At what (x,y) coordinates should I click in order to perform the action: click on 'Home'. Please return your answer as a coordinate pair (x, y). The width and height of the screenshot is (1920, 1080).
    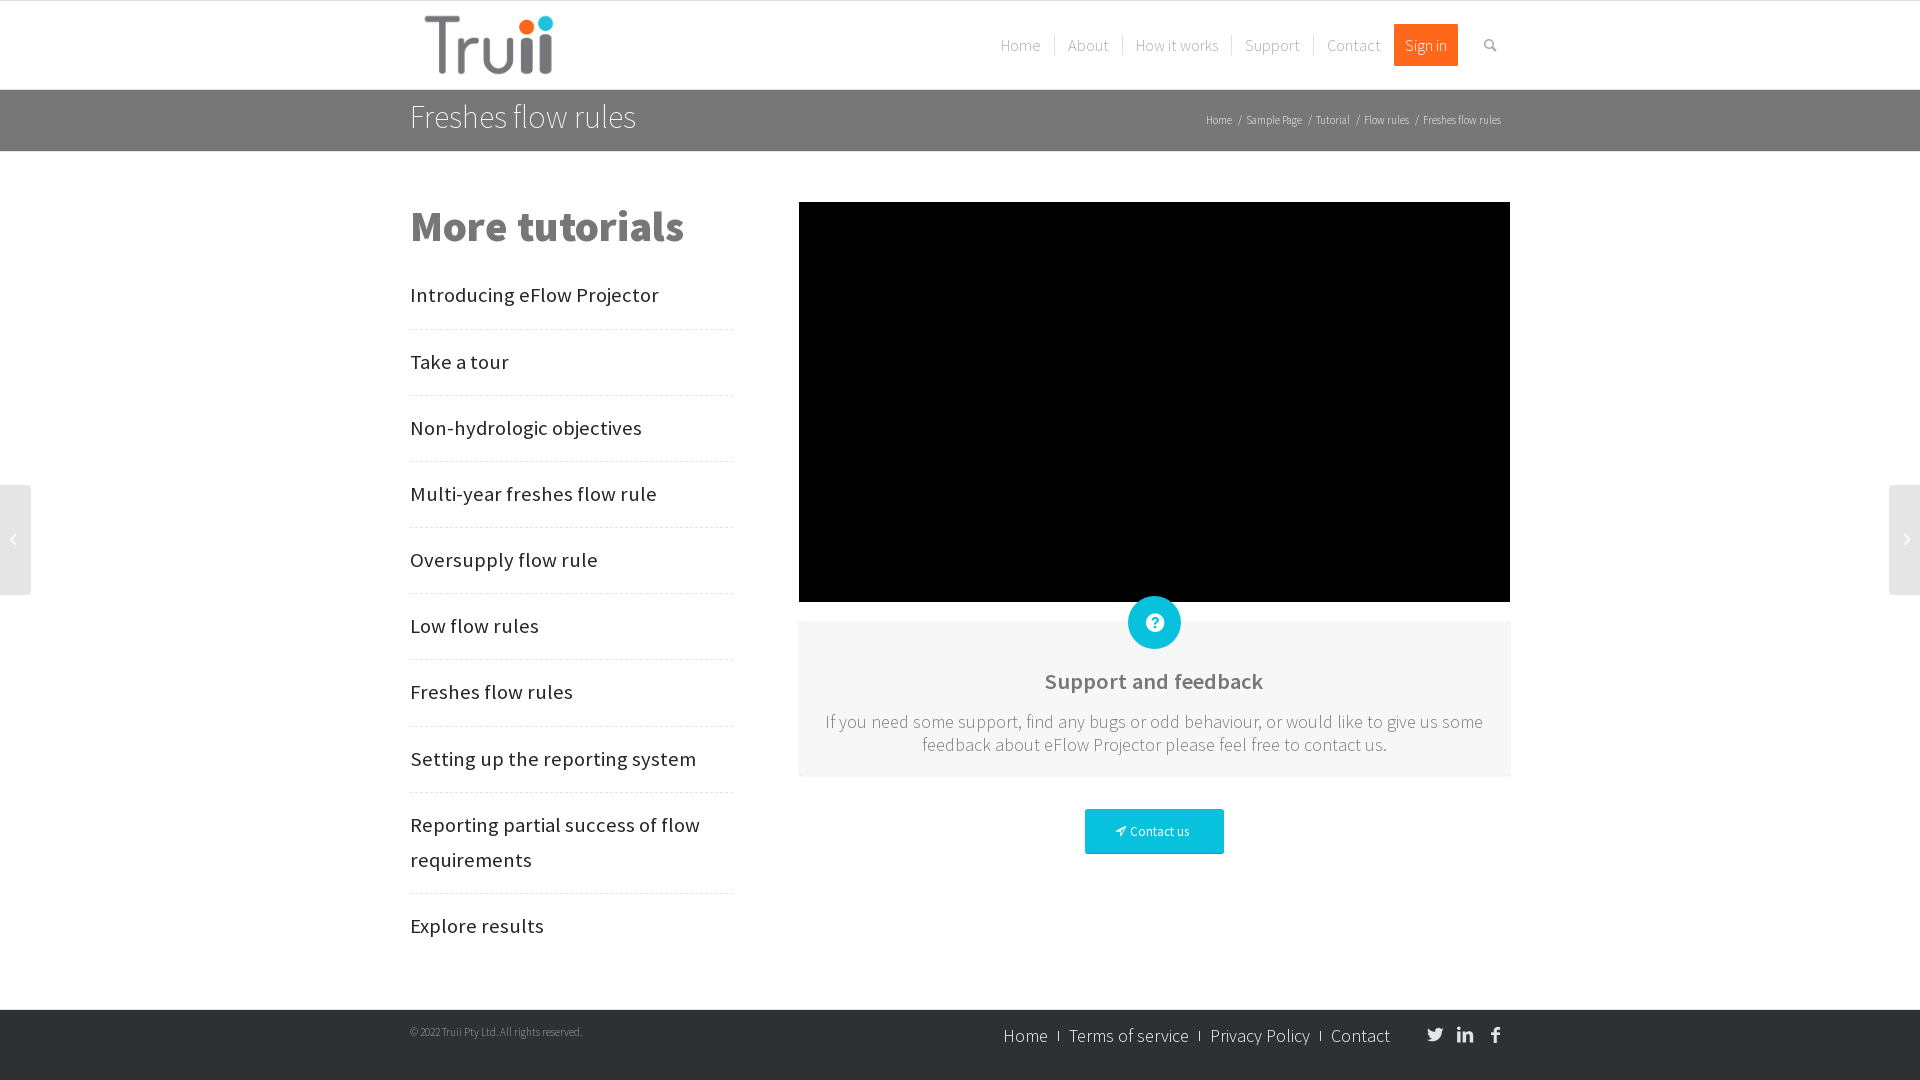
    Looking at the image, I should click on (1021, 45).